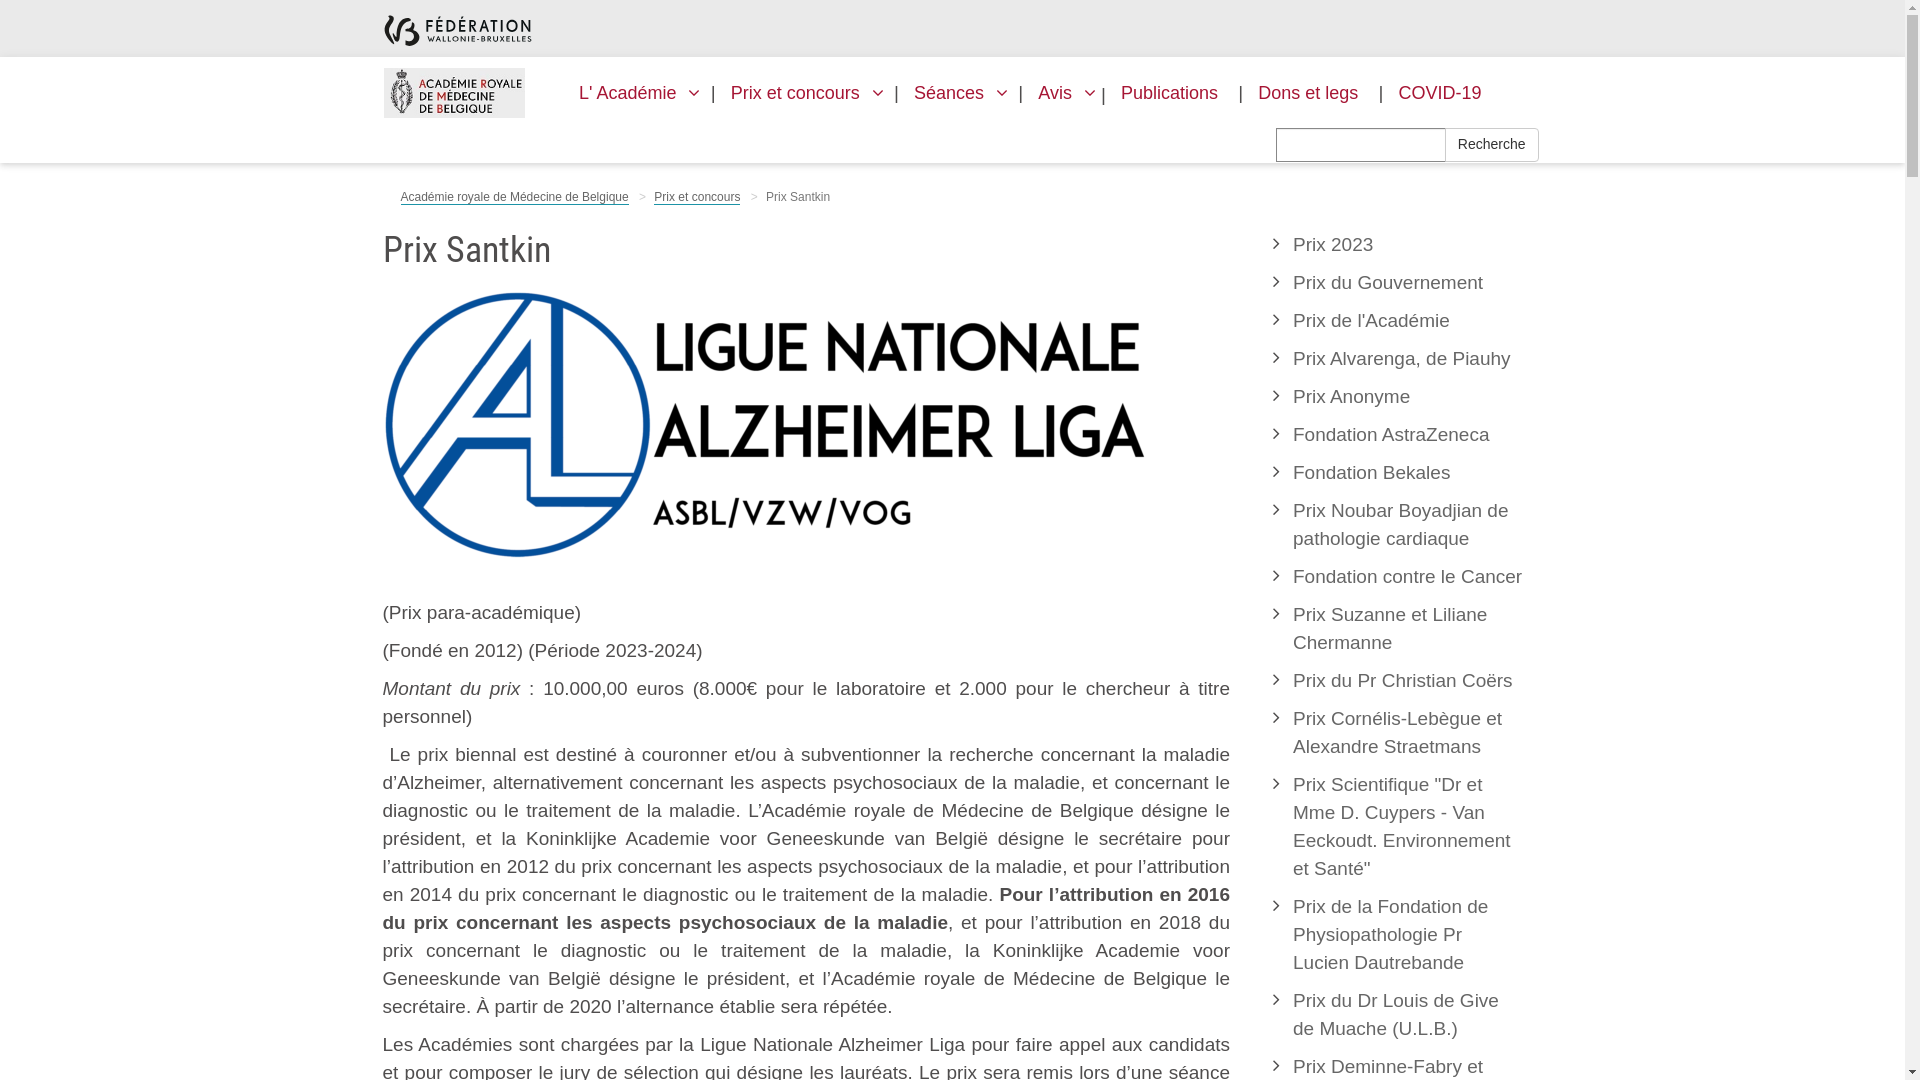  Describe the element at coordinates (1292, 244) in the screenshot. I see `'Prix 2023'` at that location.